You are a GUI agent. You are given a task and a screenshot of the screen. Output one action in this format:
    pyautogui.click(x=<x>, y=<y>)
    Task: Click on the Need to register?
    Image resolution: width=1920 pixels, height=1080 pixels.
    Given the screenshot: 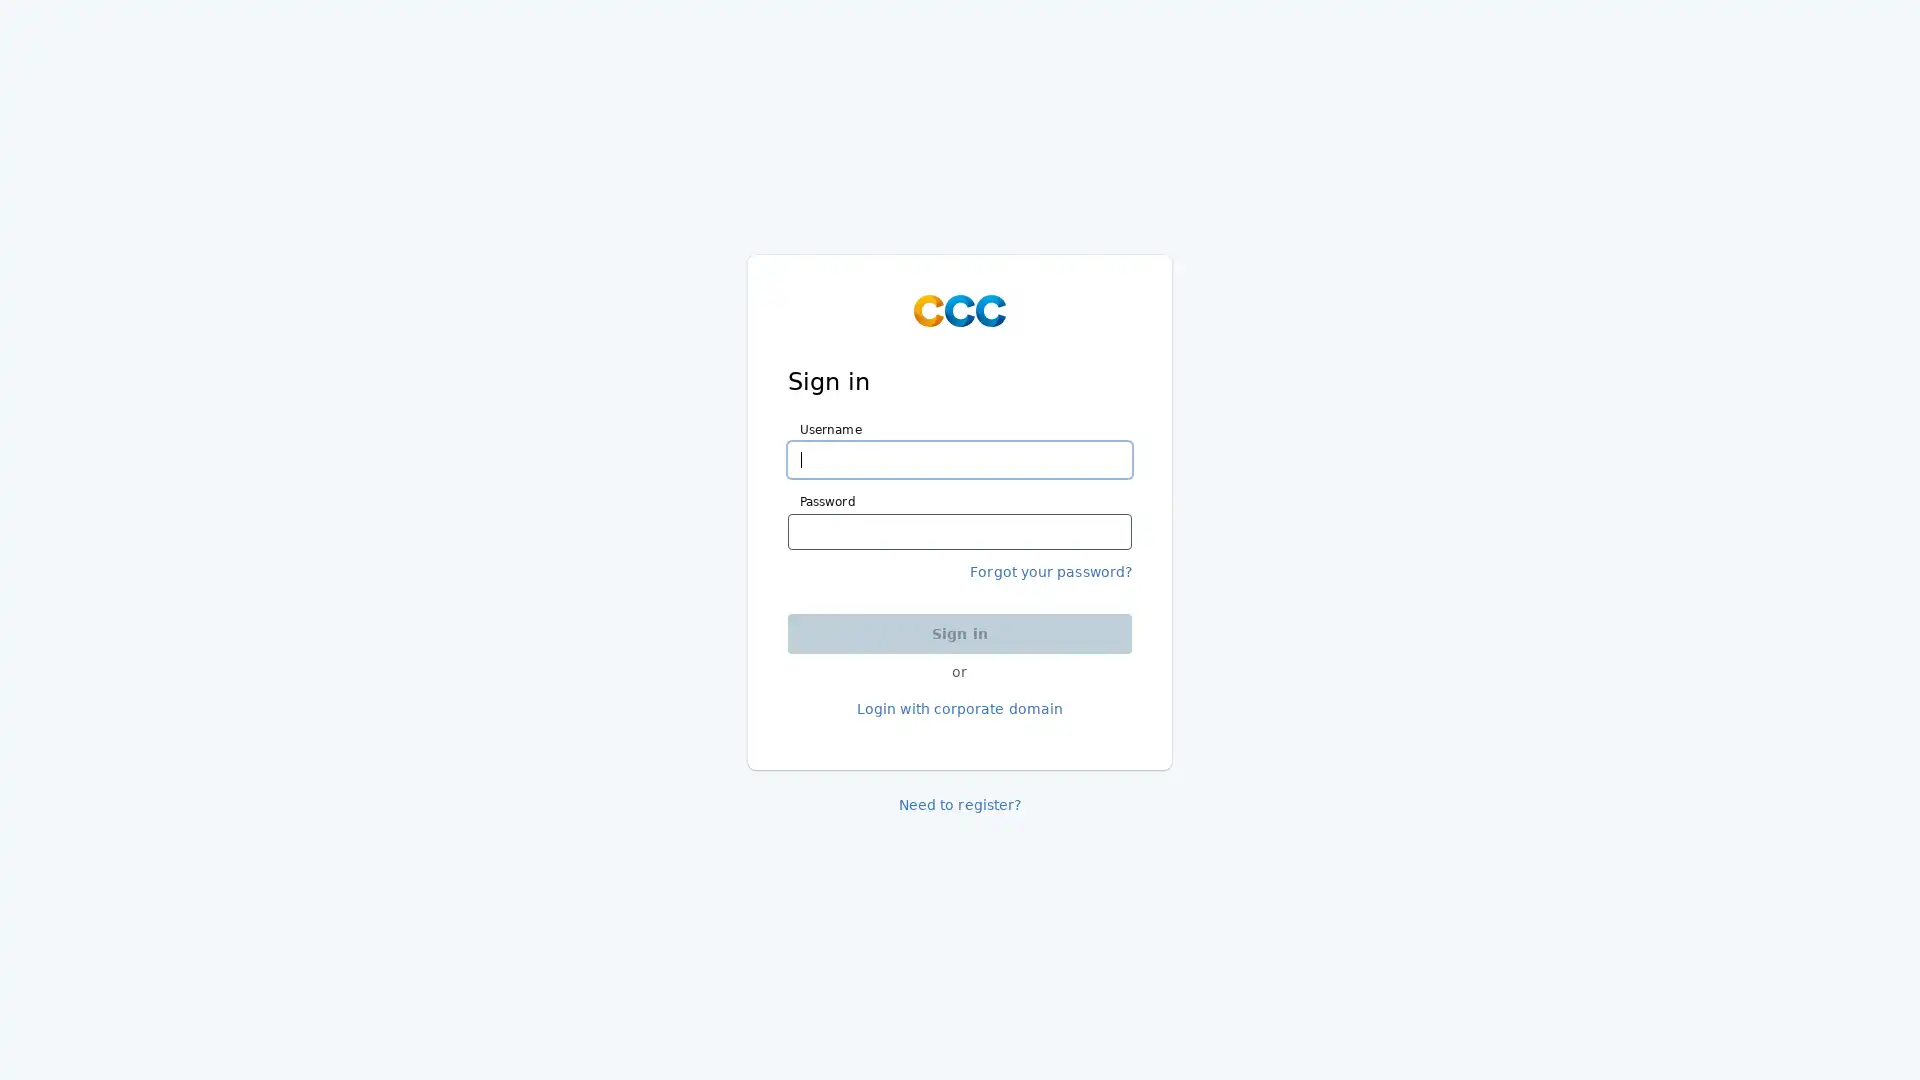 What is the action you would take?
    pyautogui.click(x=958, y=804)
    